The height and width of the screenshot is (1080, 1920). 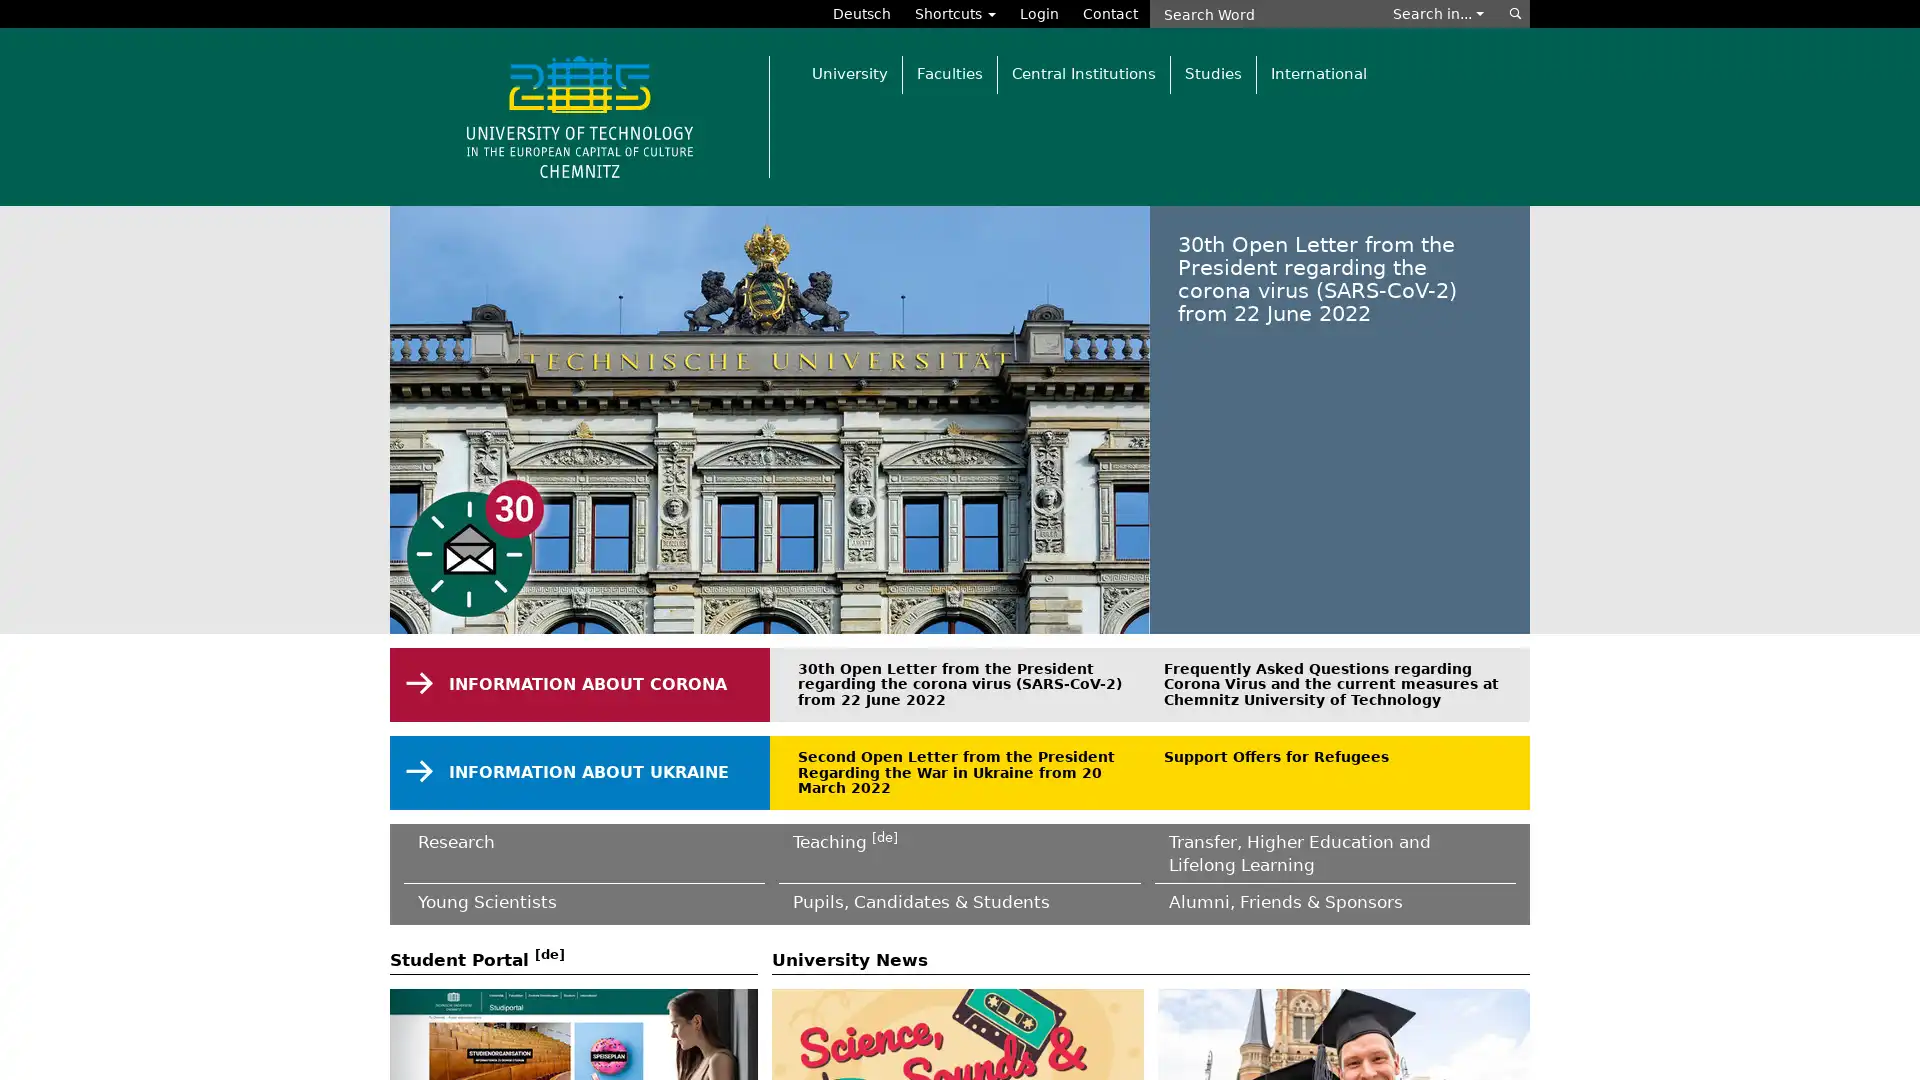 I want to click on International, so click(x=1318, y=73).